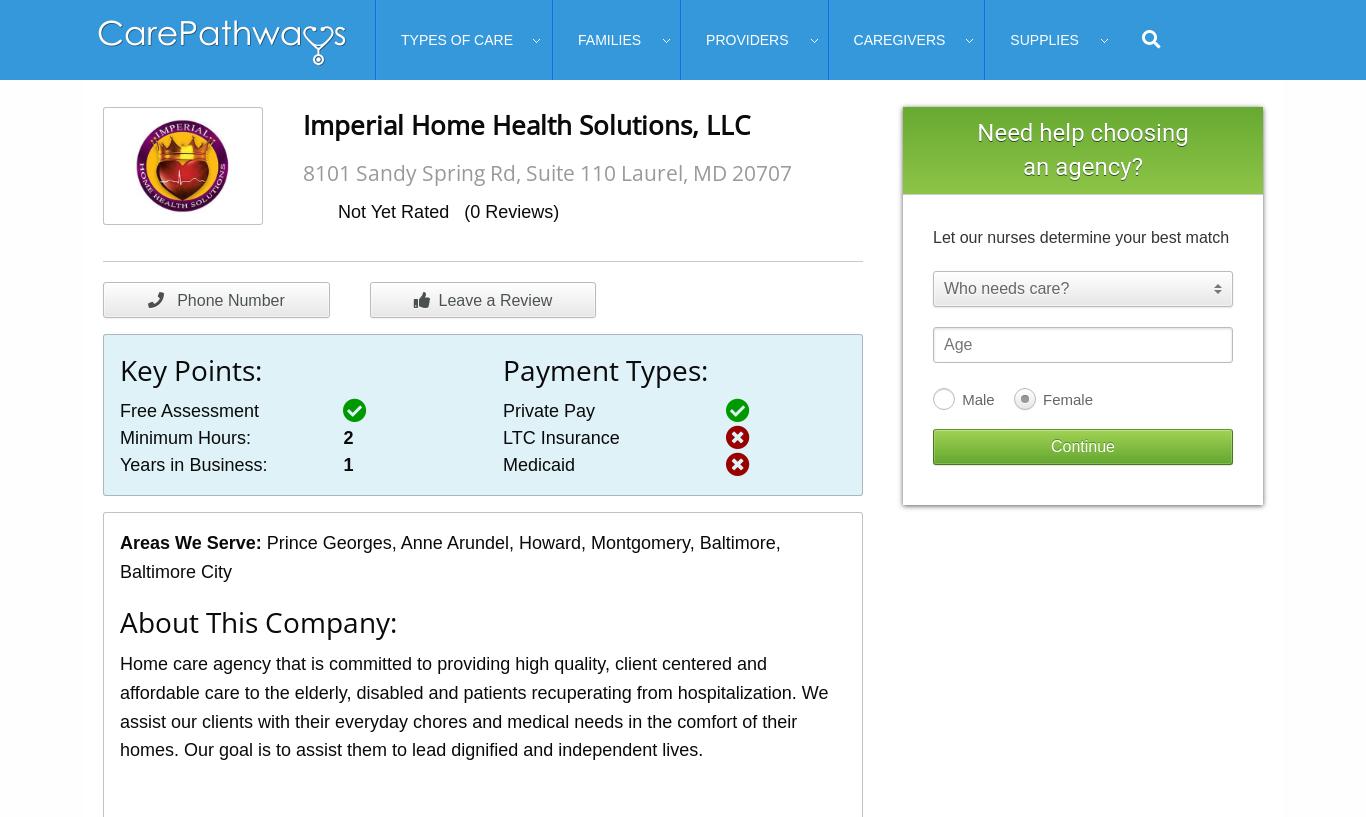 The image size is (1366, 817). What do you see at coordinates (502, 437) in the screenshot?
I see `'LTC Insurance'` at bounding box center [502, 437].